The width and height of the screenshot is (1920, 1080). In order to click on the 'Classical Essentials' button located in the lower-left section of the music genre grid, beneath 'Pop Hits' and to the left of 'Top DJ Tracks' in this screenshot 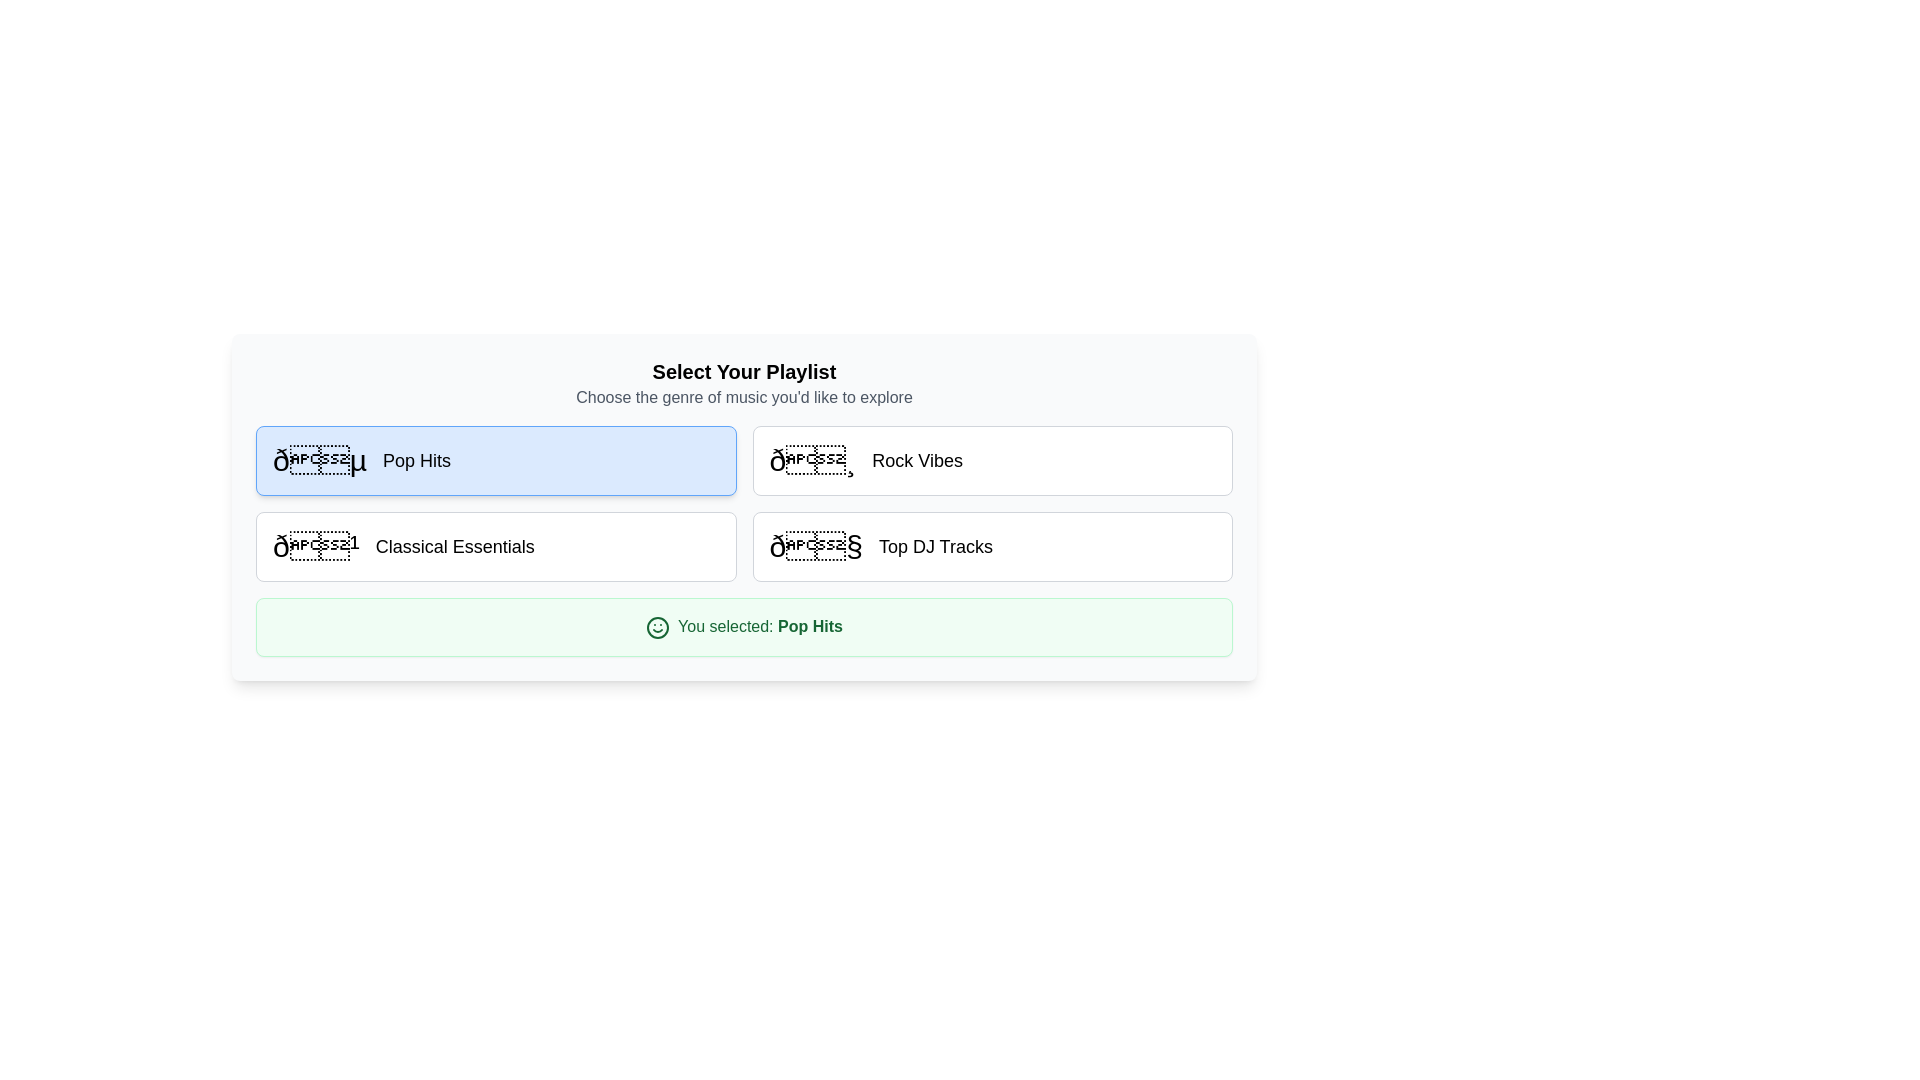, I will do `click(496, 547)`.